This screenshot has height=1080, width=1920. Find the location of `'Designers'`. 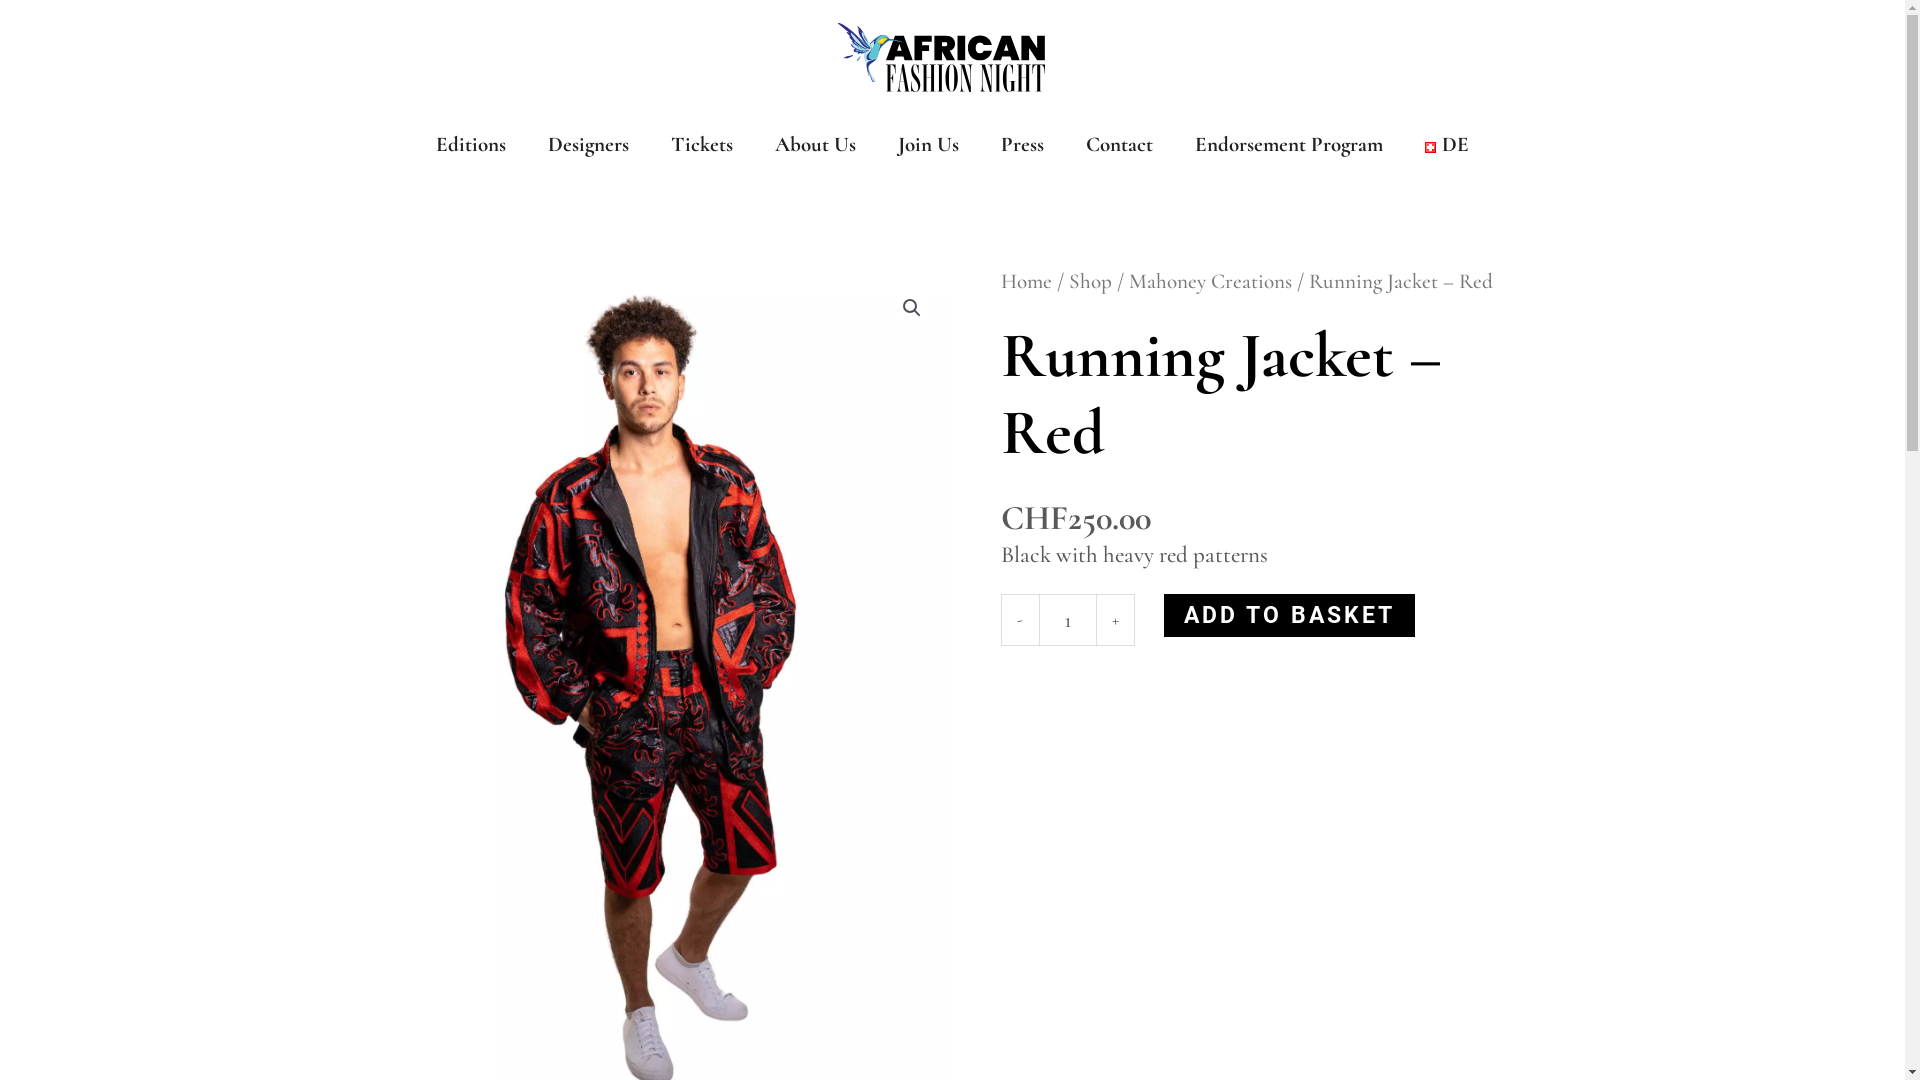

'Designers' is located at coordinates (587, 144).